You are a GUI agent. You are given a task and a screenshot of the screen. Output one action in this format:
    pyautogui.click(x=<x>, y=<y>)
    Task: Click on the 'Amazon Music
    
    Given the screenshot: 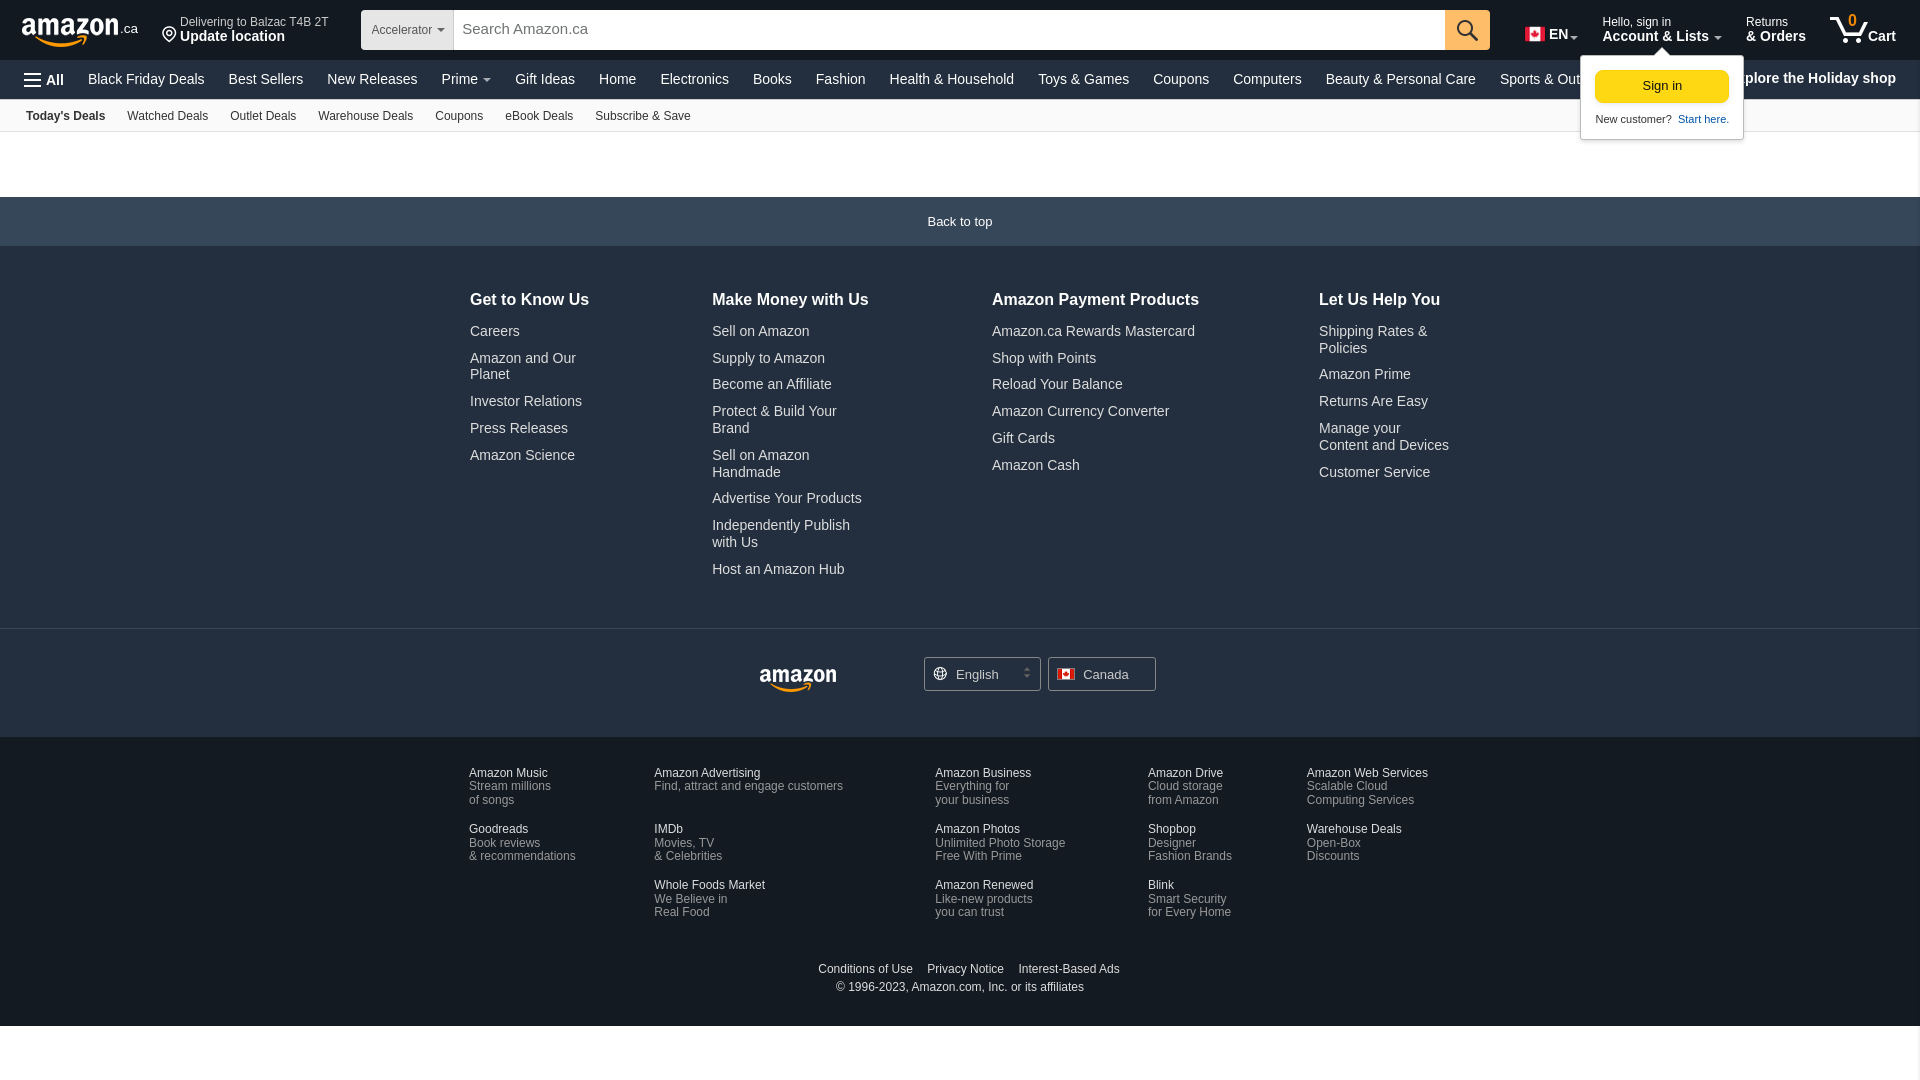 What is the action you would take?
    pyautogui.click(x=509, y=785)
    